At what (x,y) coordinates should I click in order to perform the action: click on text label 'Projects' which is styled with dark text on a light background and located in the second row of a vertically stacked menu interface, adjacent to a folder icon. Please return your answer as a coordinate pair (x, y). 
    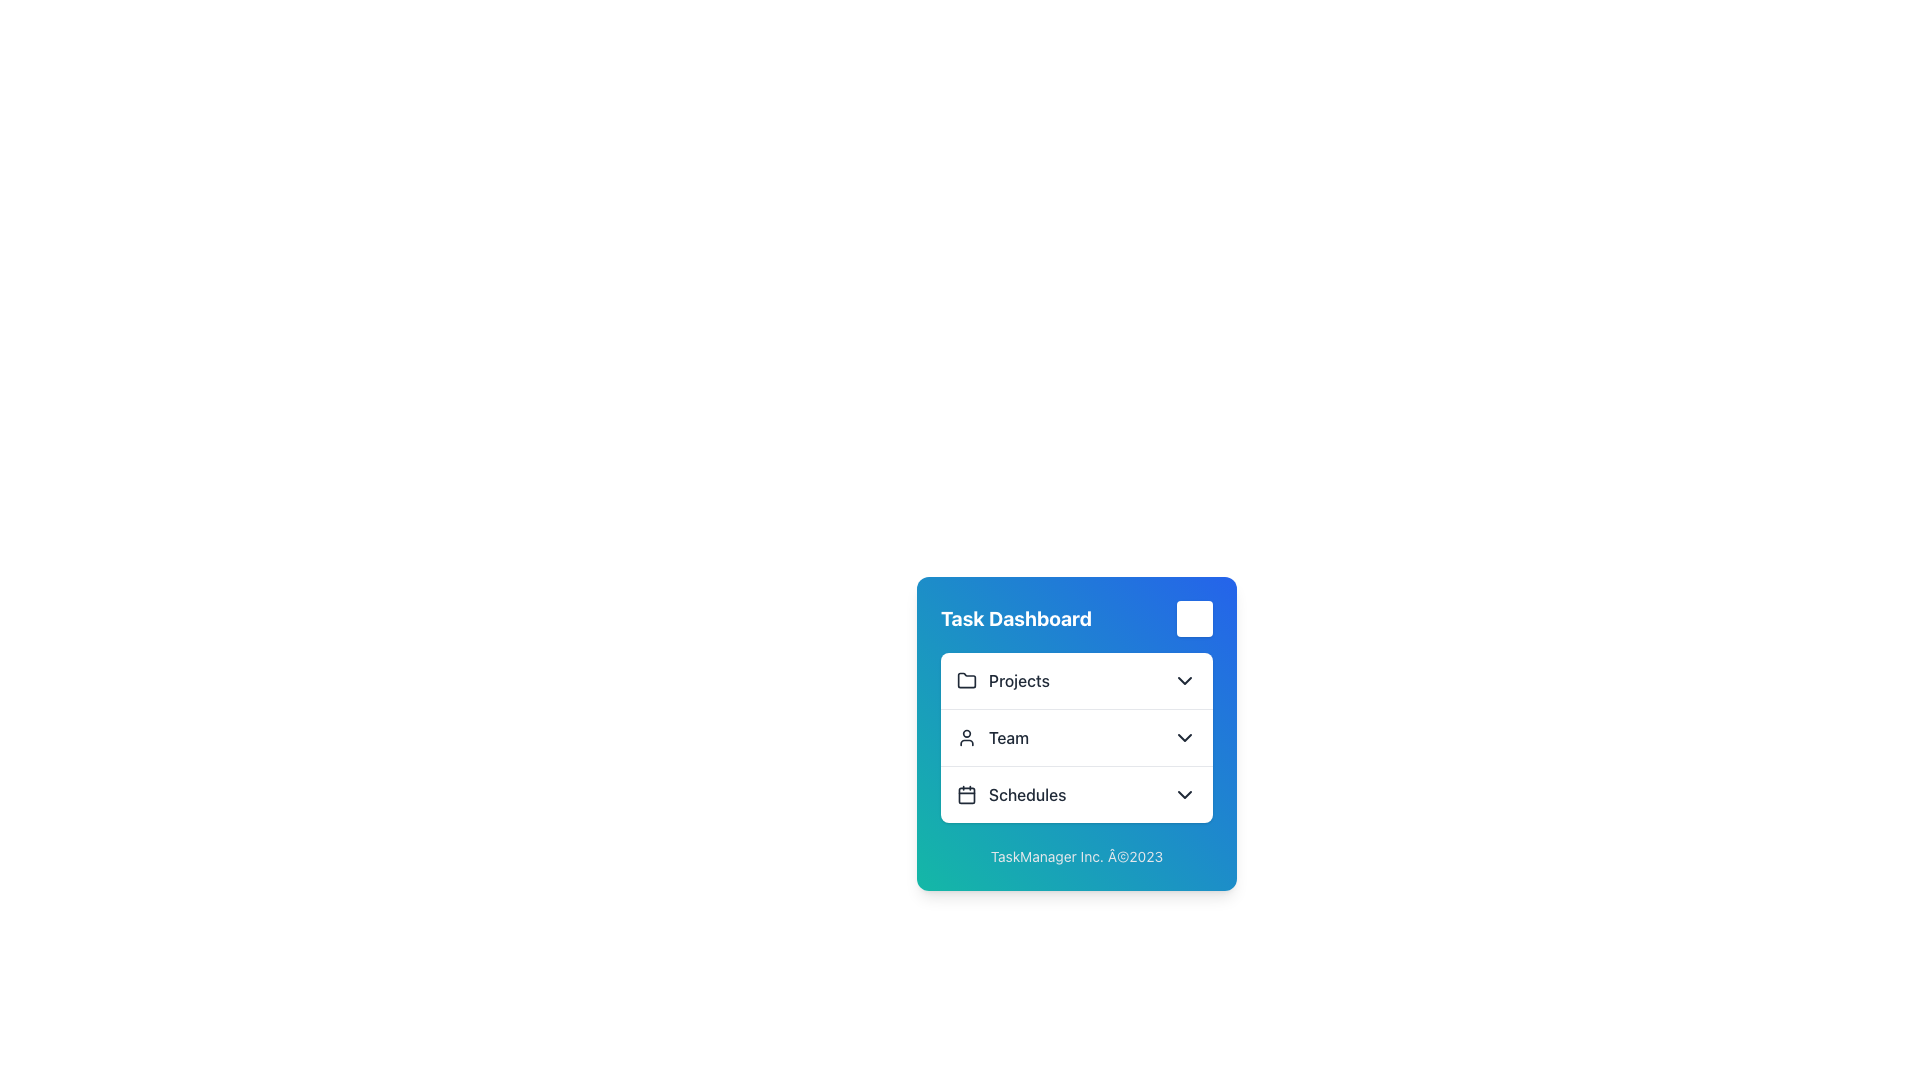
    Looking at the image, I should click on (1019, 680).